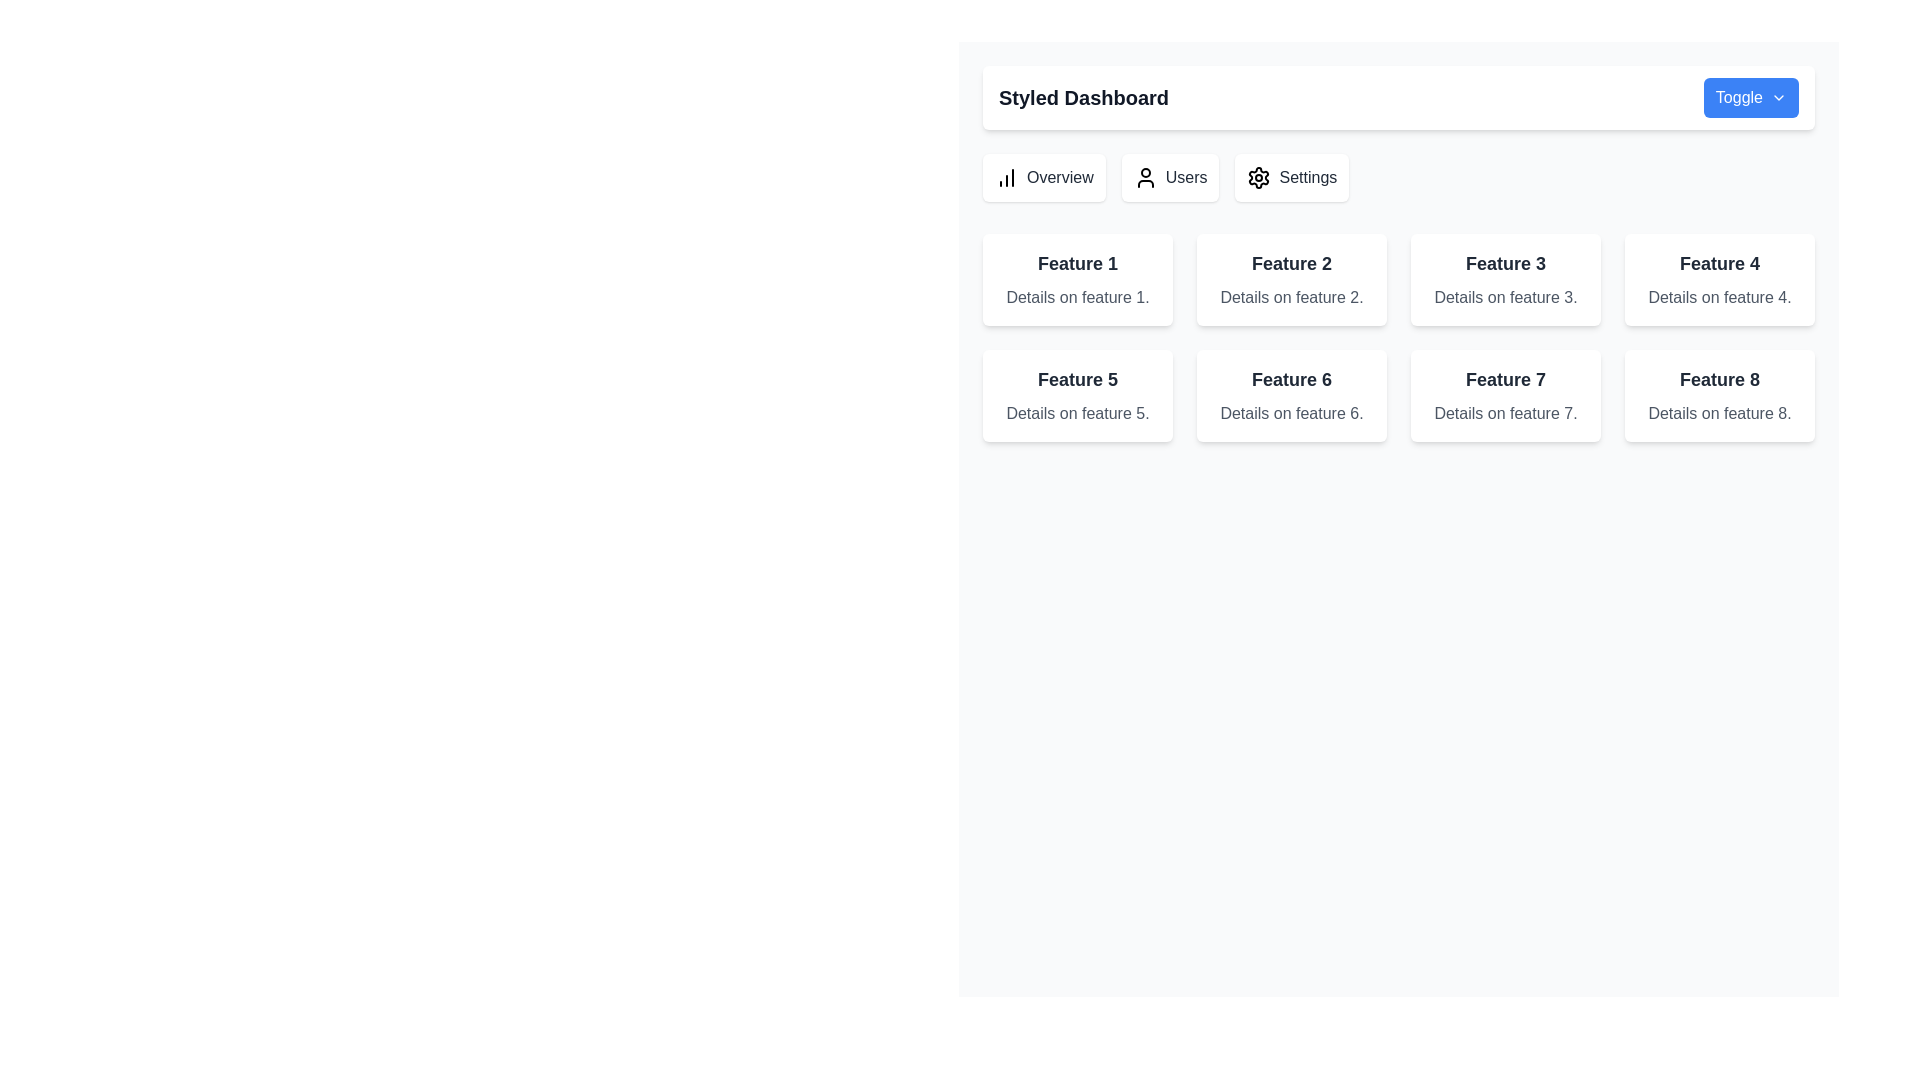 Image resolution: width=1920 pixels, height=1080 pixels. What do you see at coordinates (1043, 176) in the screenshot?
I see `the first button-like navigation item in the horizontal group` at bounding box center [1043, 176].